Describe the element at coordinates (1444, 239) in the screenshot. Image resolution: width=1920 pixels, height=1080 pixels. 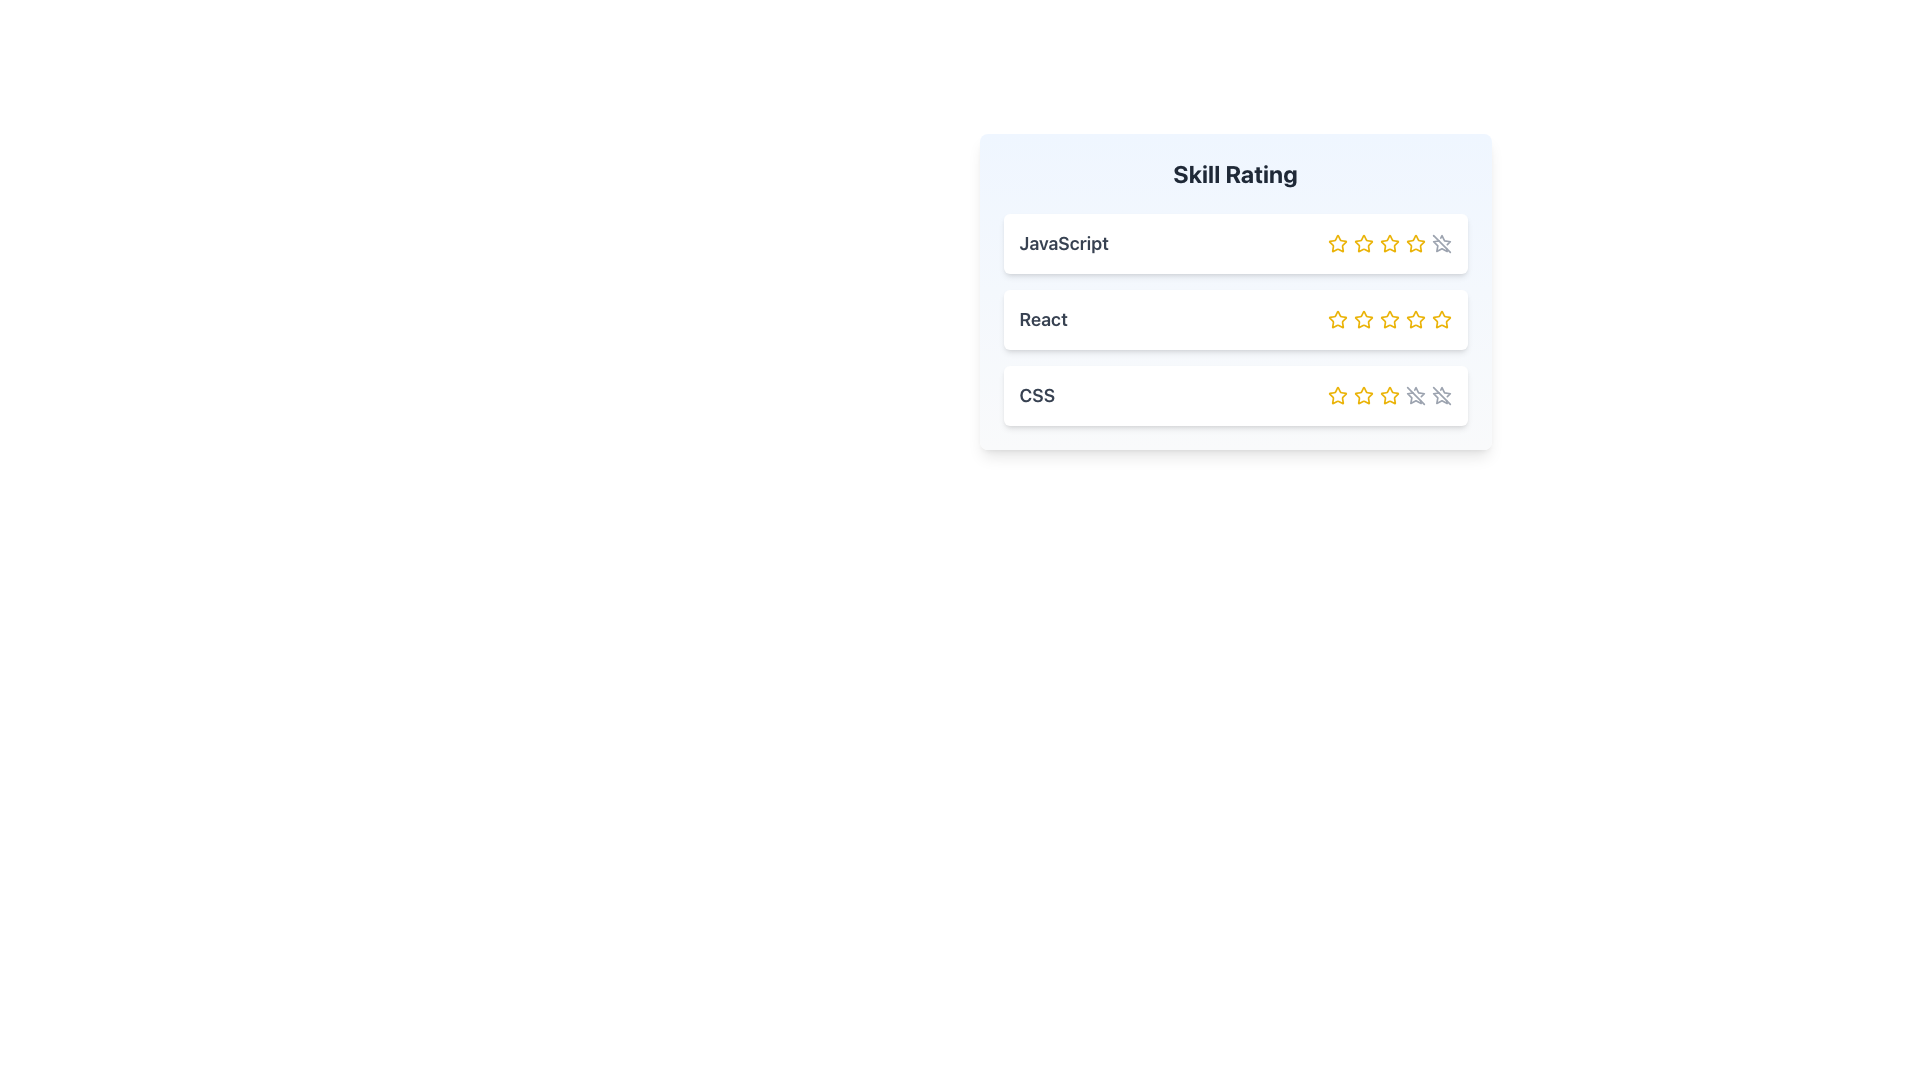
I see `the second part of the star icon group representing the first rating star for the 'JavaScript' skill in the skill rating section` at that location.